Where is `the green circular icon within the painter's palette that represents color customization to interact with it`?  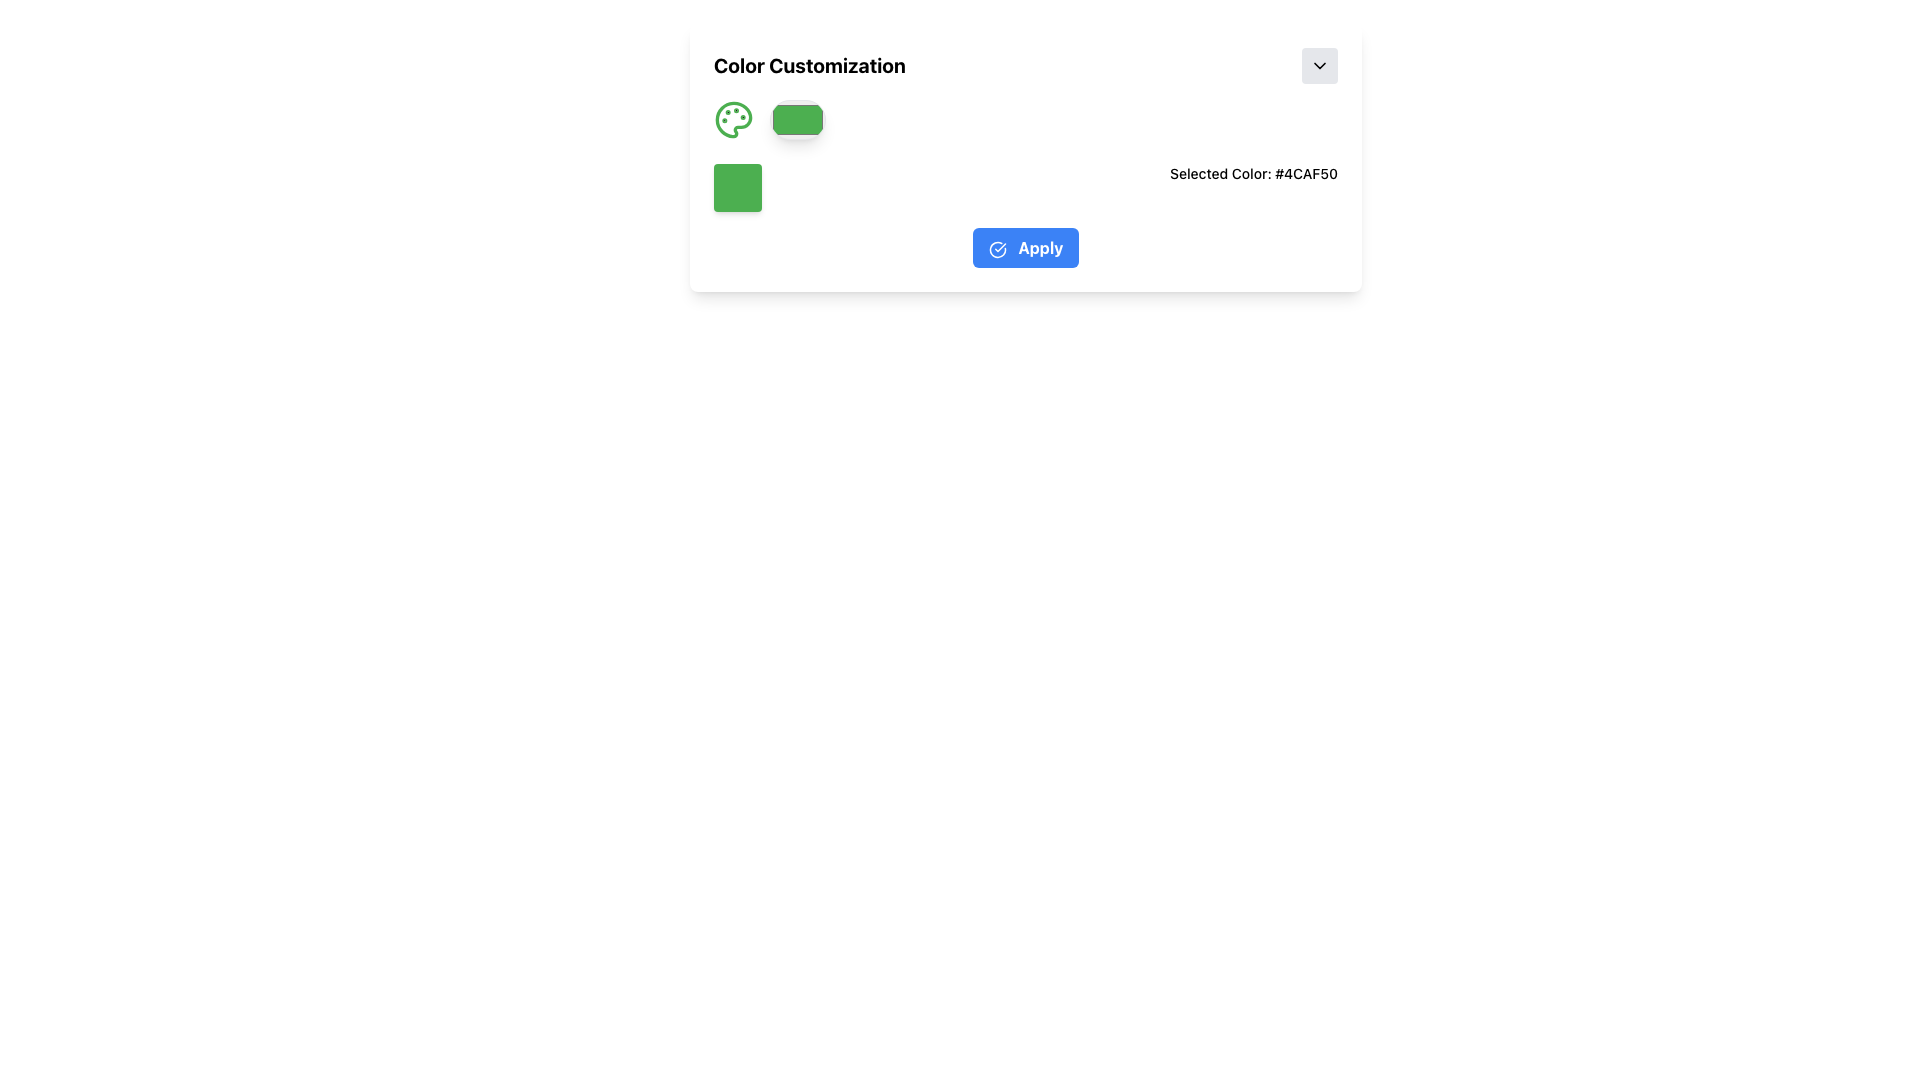
the green circular icon within the painter's palette that represents color customization to interact with it is located at coordinates (733, 119).